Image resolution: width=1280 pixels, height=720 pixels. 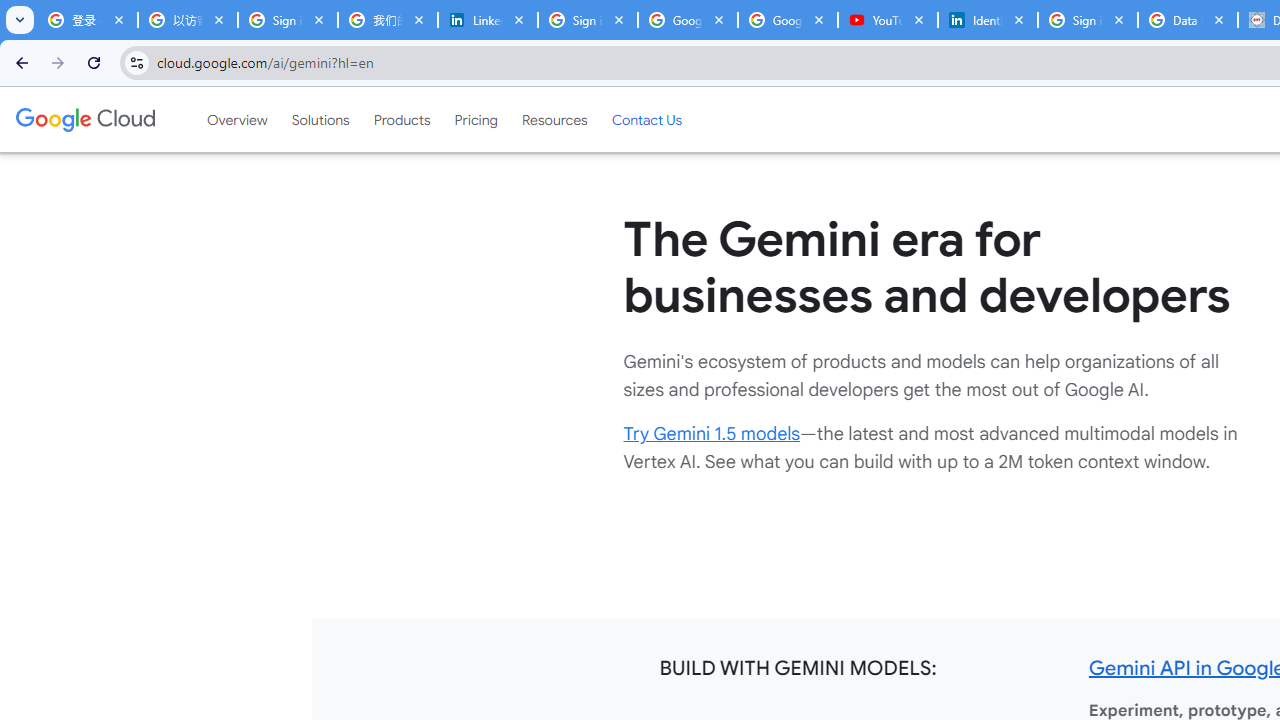 I want to click on 'LinkedIn Privacy Policy', so click(x=487, y=20).